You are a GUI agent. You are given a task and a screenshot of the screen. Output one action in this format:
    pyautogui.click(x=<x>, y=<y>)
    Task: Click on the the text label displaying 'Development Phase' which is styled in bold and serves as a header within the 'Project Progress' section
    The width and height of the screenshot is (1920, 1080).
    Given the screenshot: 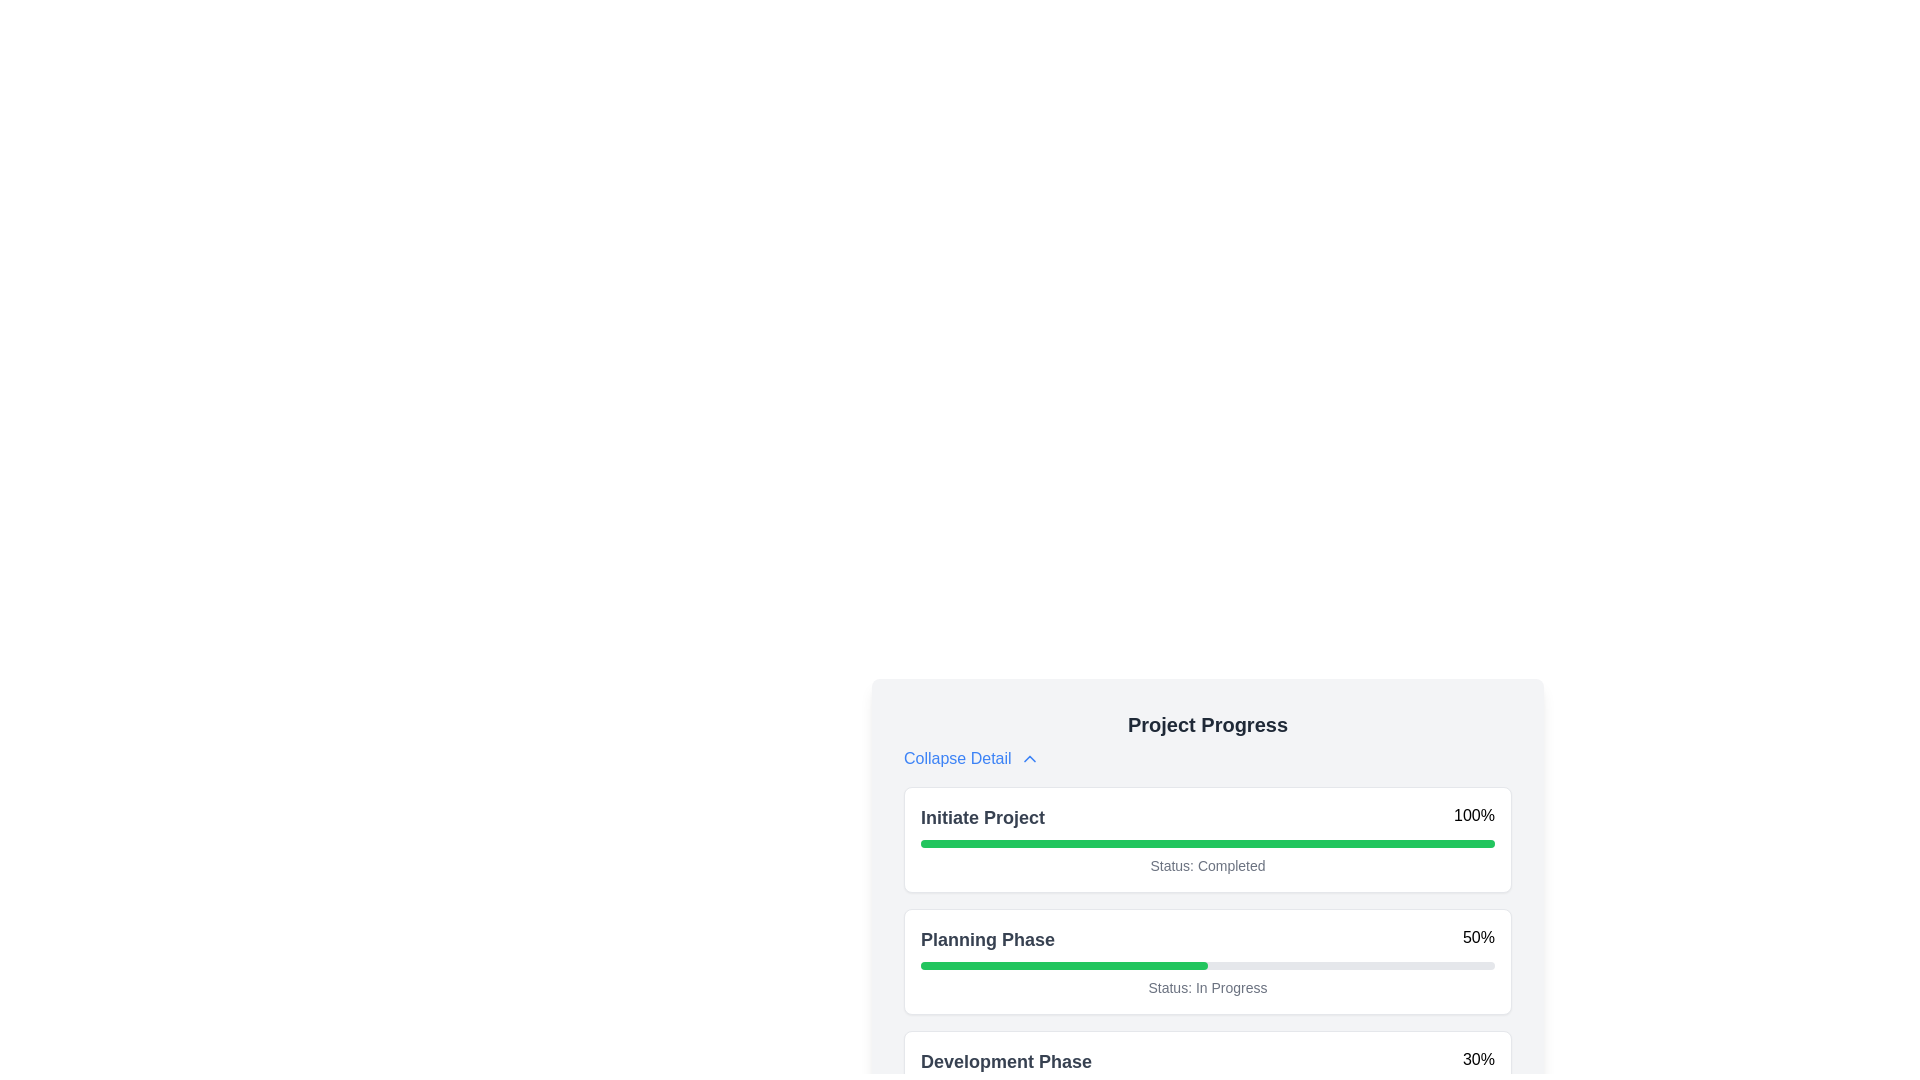 What is the action you would take?
    pyautogui.click(x=1006, y=1060)
    